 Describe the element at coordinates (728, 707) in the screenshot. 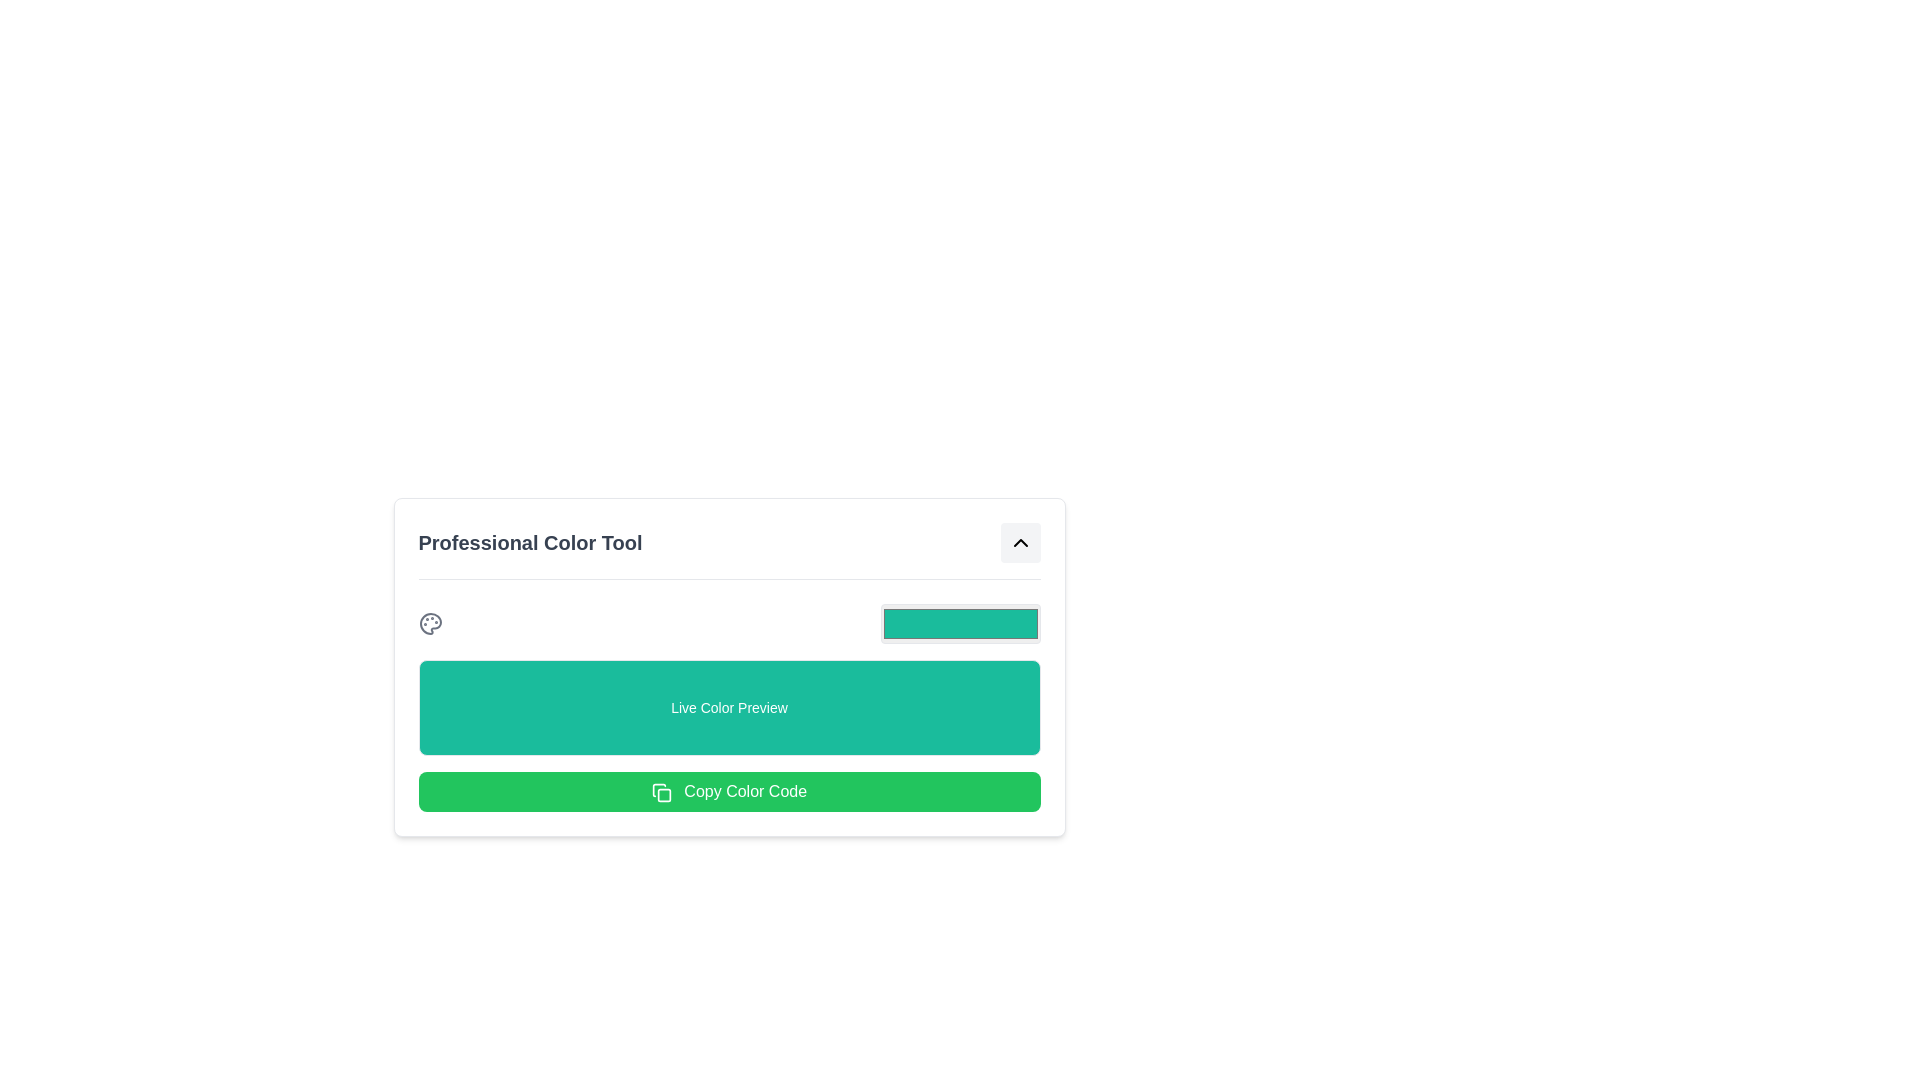

I see `the non-interactive display area that visually previews the selected color, located above the 'Copy Color Code' button` at that location.